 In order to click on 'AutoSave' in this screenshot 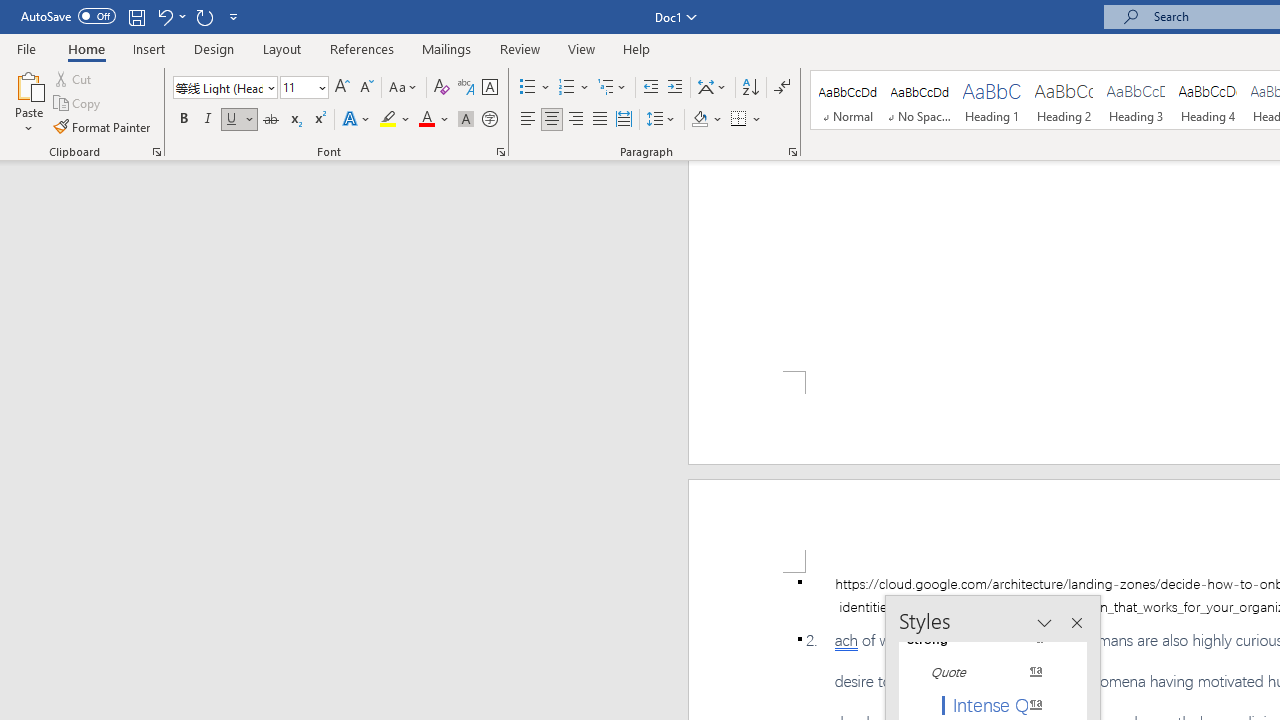, I will do `click(68, 16)`.